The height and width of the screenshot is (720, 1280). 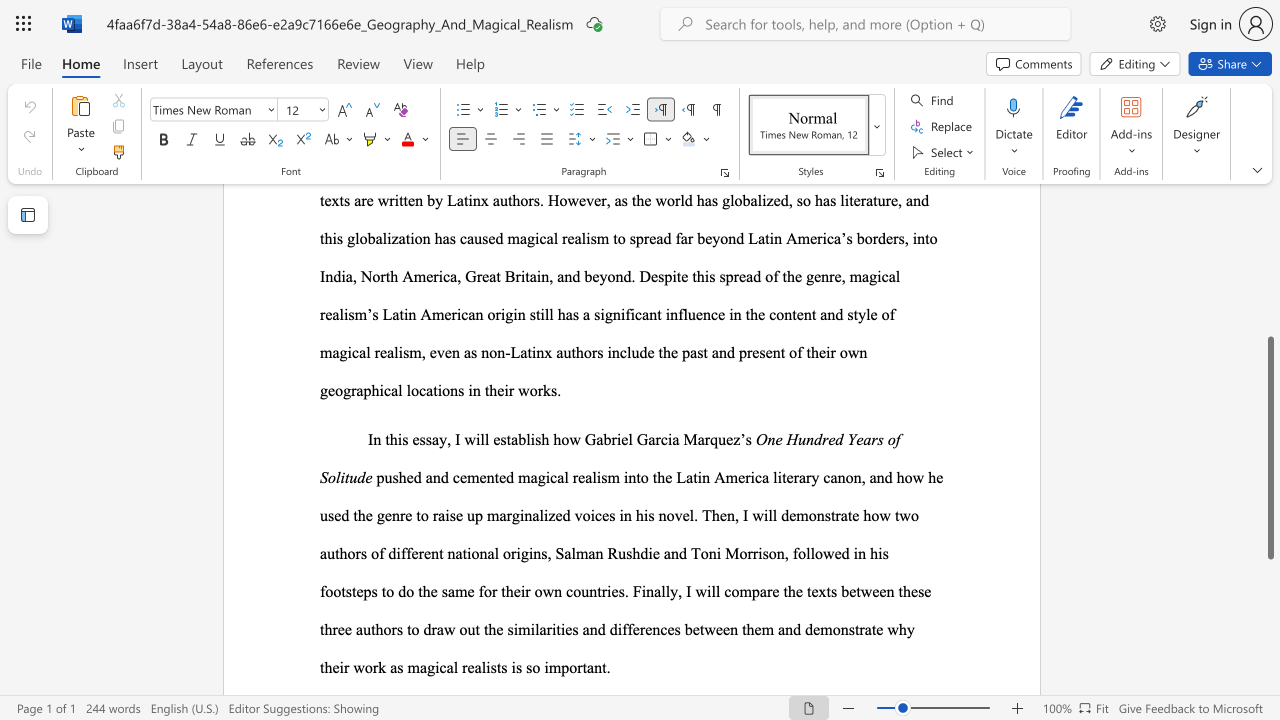 I want to click on the subset text "ay," within the text "In this essay, I will", so click(x=431, y=438).